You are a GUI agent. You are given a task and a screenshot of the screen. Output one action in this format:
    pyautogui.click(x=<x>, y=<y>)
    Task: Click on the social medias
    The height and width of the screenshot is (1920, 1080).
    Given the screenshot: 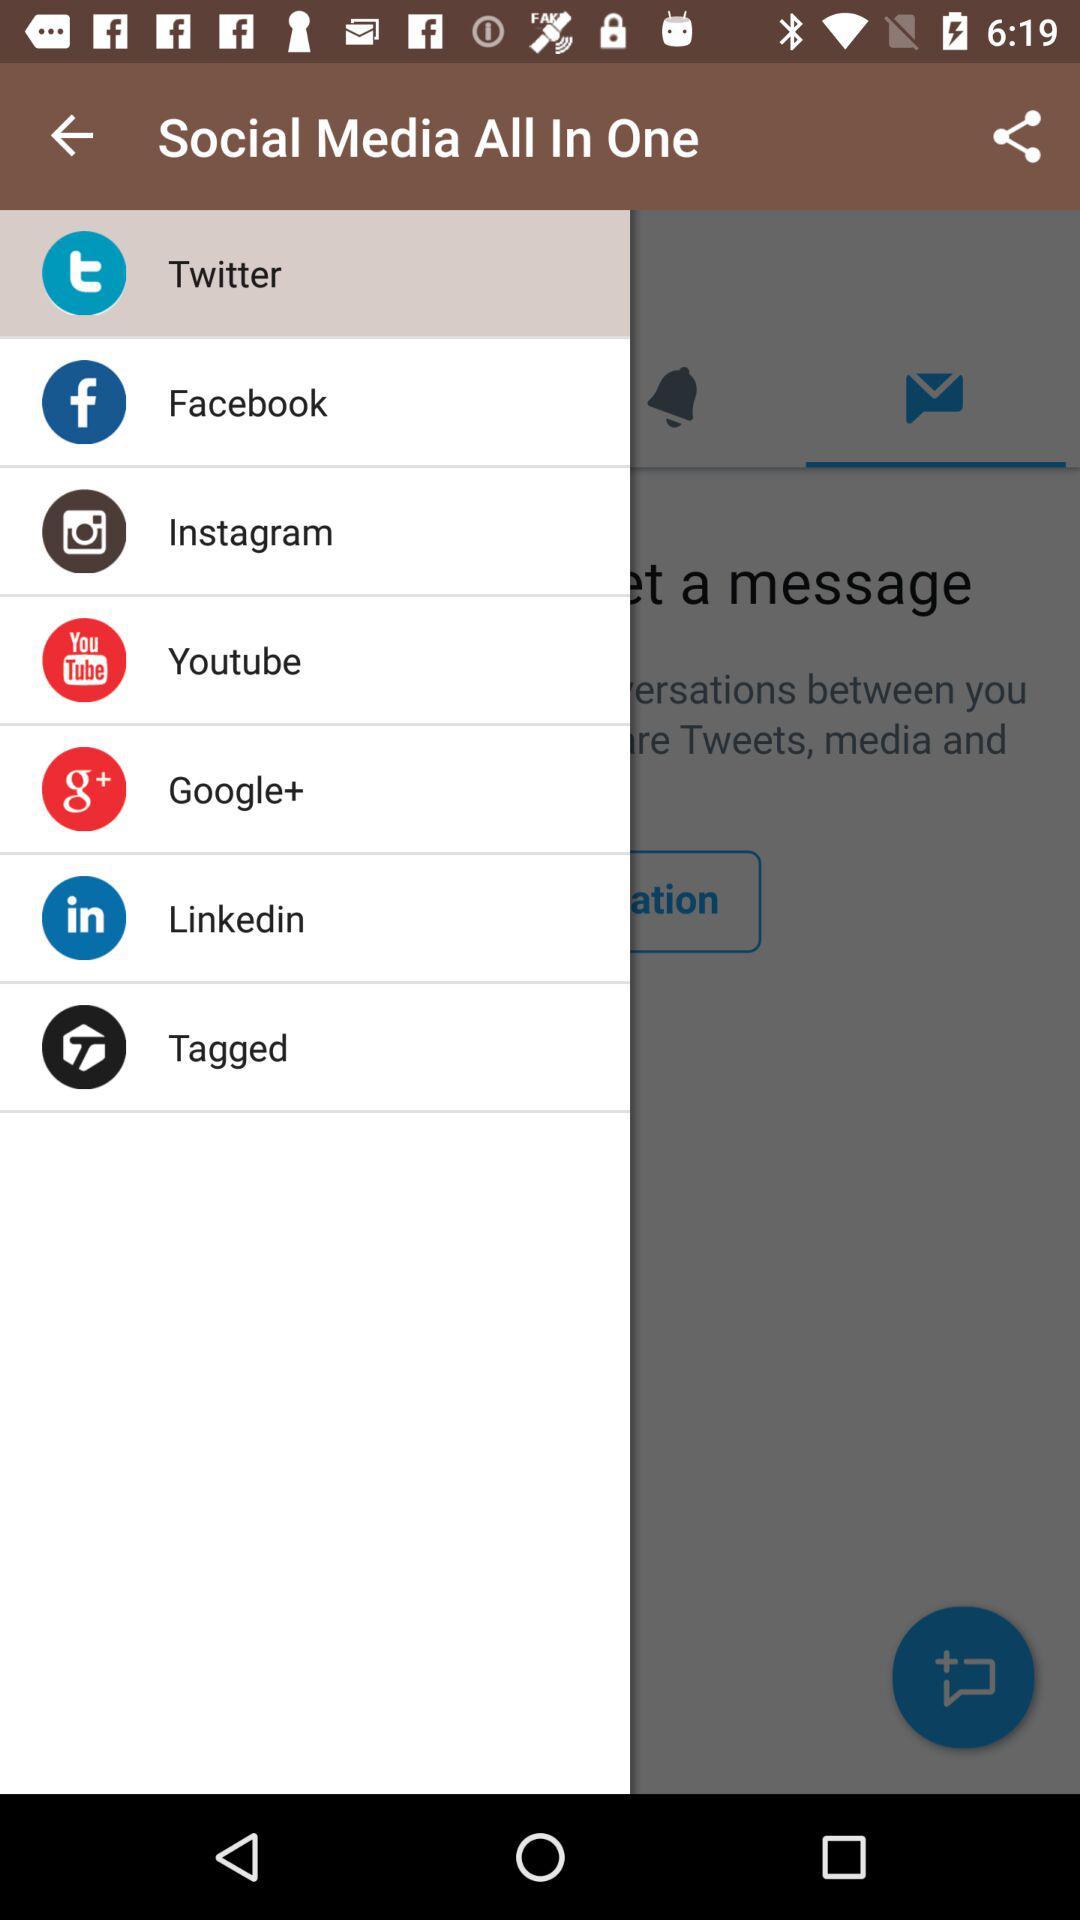 What is the action you would take?
    pyautogui.click(x=540, y=1002)
    